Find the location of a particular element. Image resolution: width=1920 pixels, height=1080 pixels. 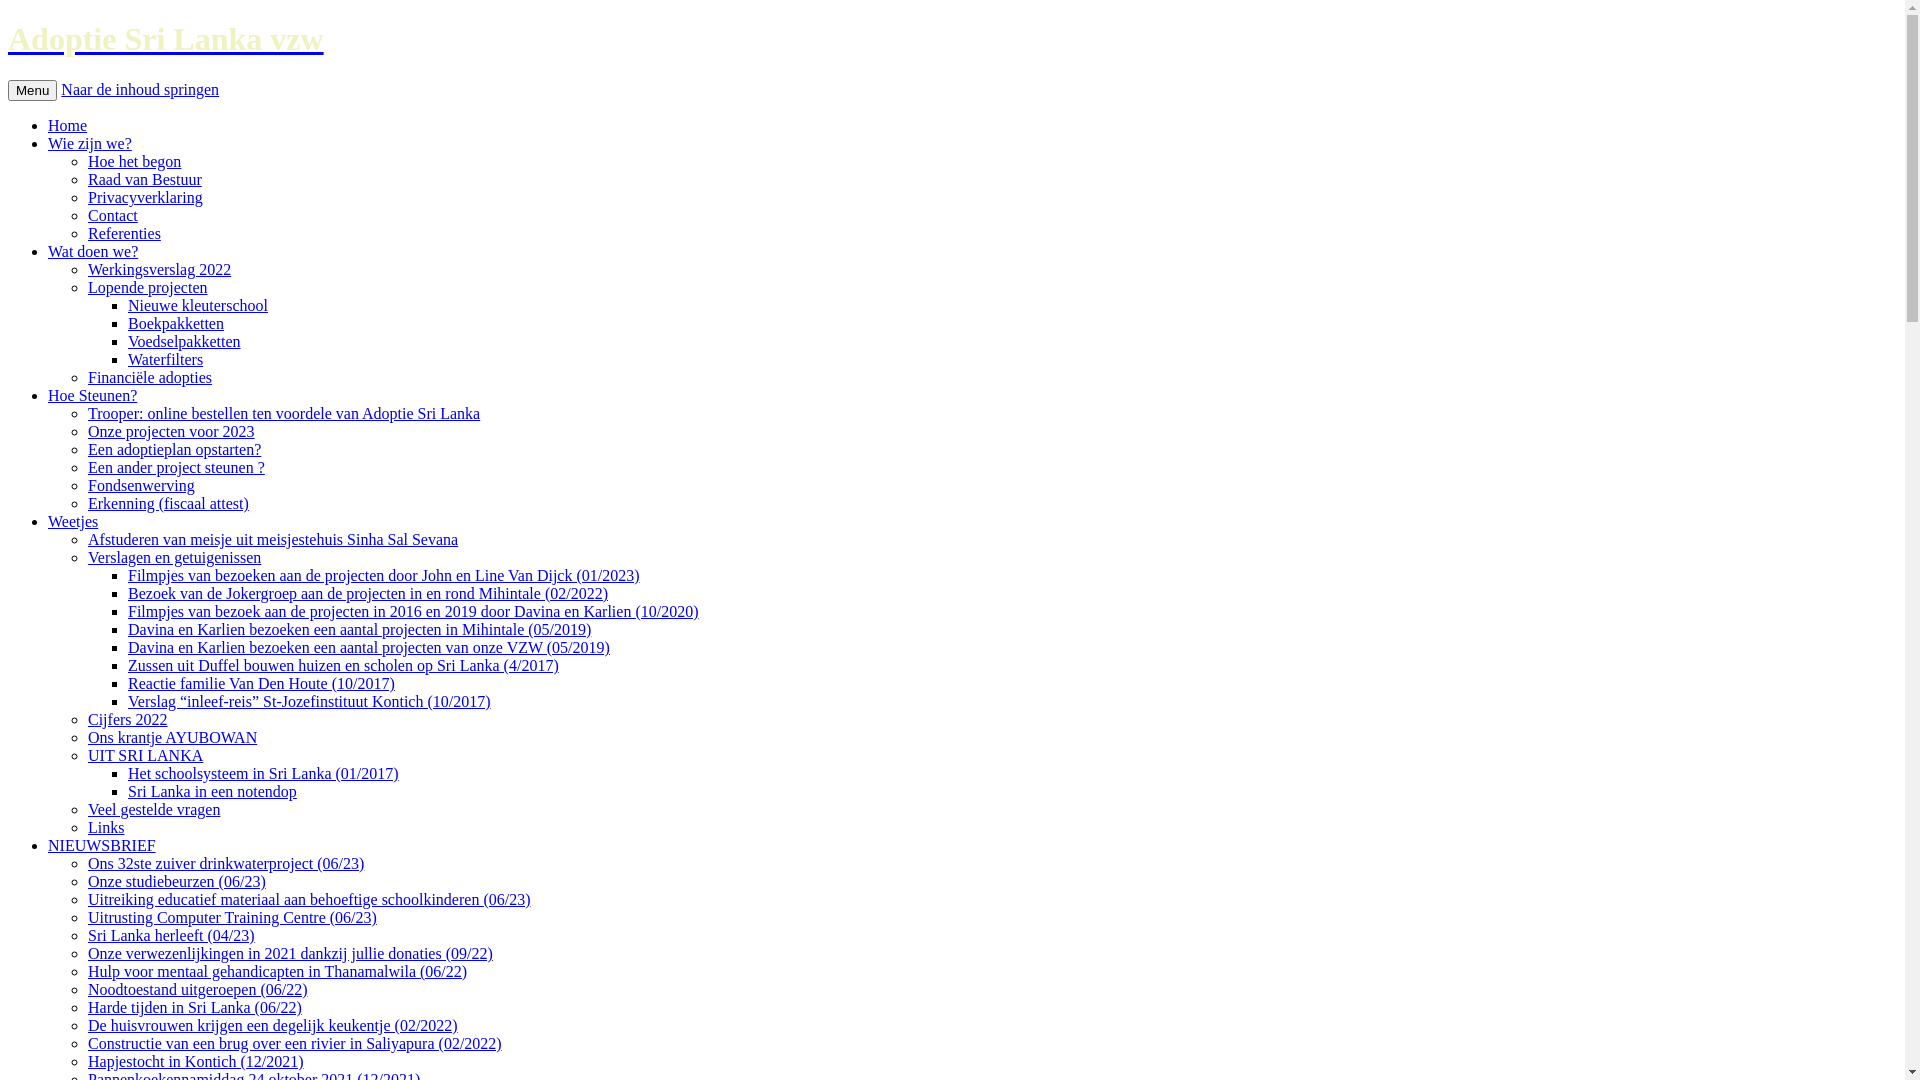

'Trooper: online bestellen ten voordele van Adoptie Sri Lanka' is located at coordinates (282, 412).